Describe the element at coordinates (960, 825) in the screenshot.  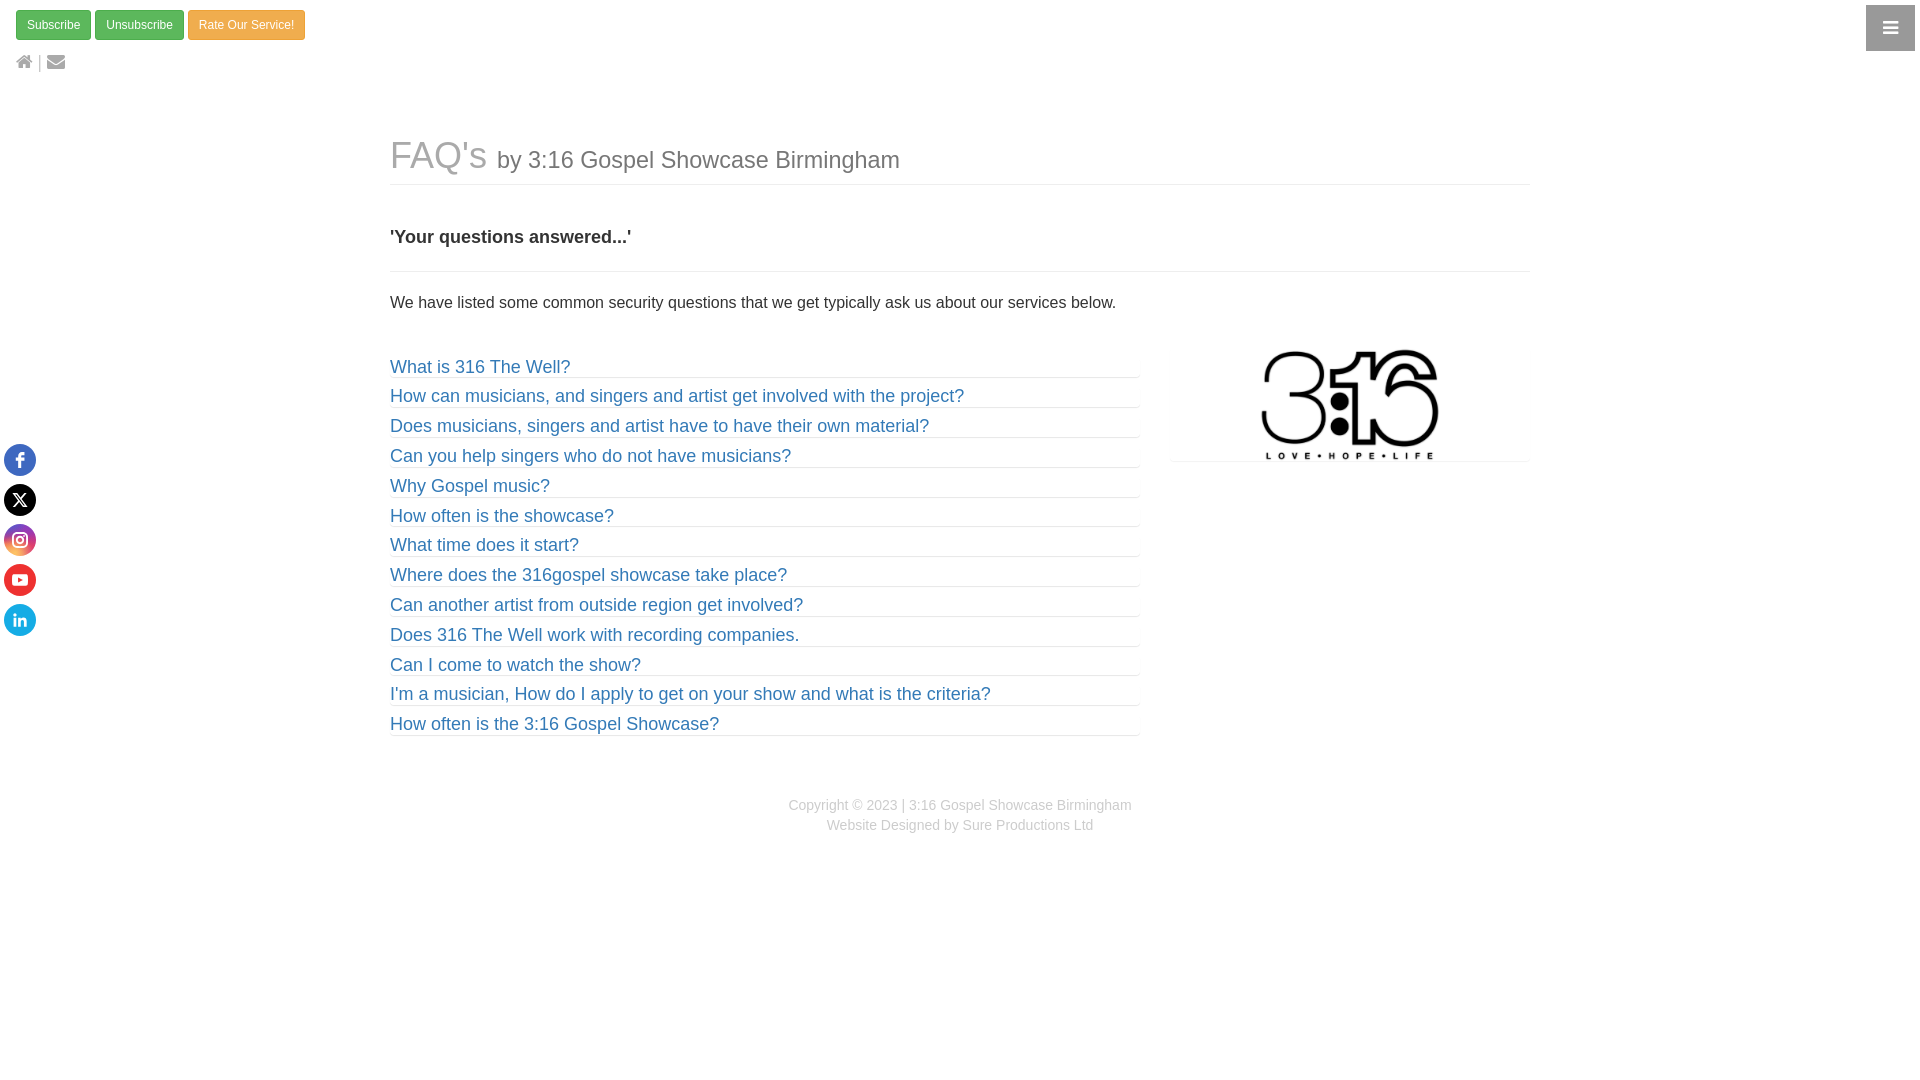
I see `'Website Designed by Sure Productions Ltd'` at that location.